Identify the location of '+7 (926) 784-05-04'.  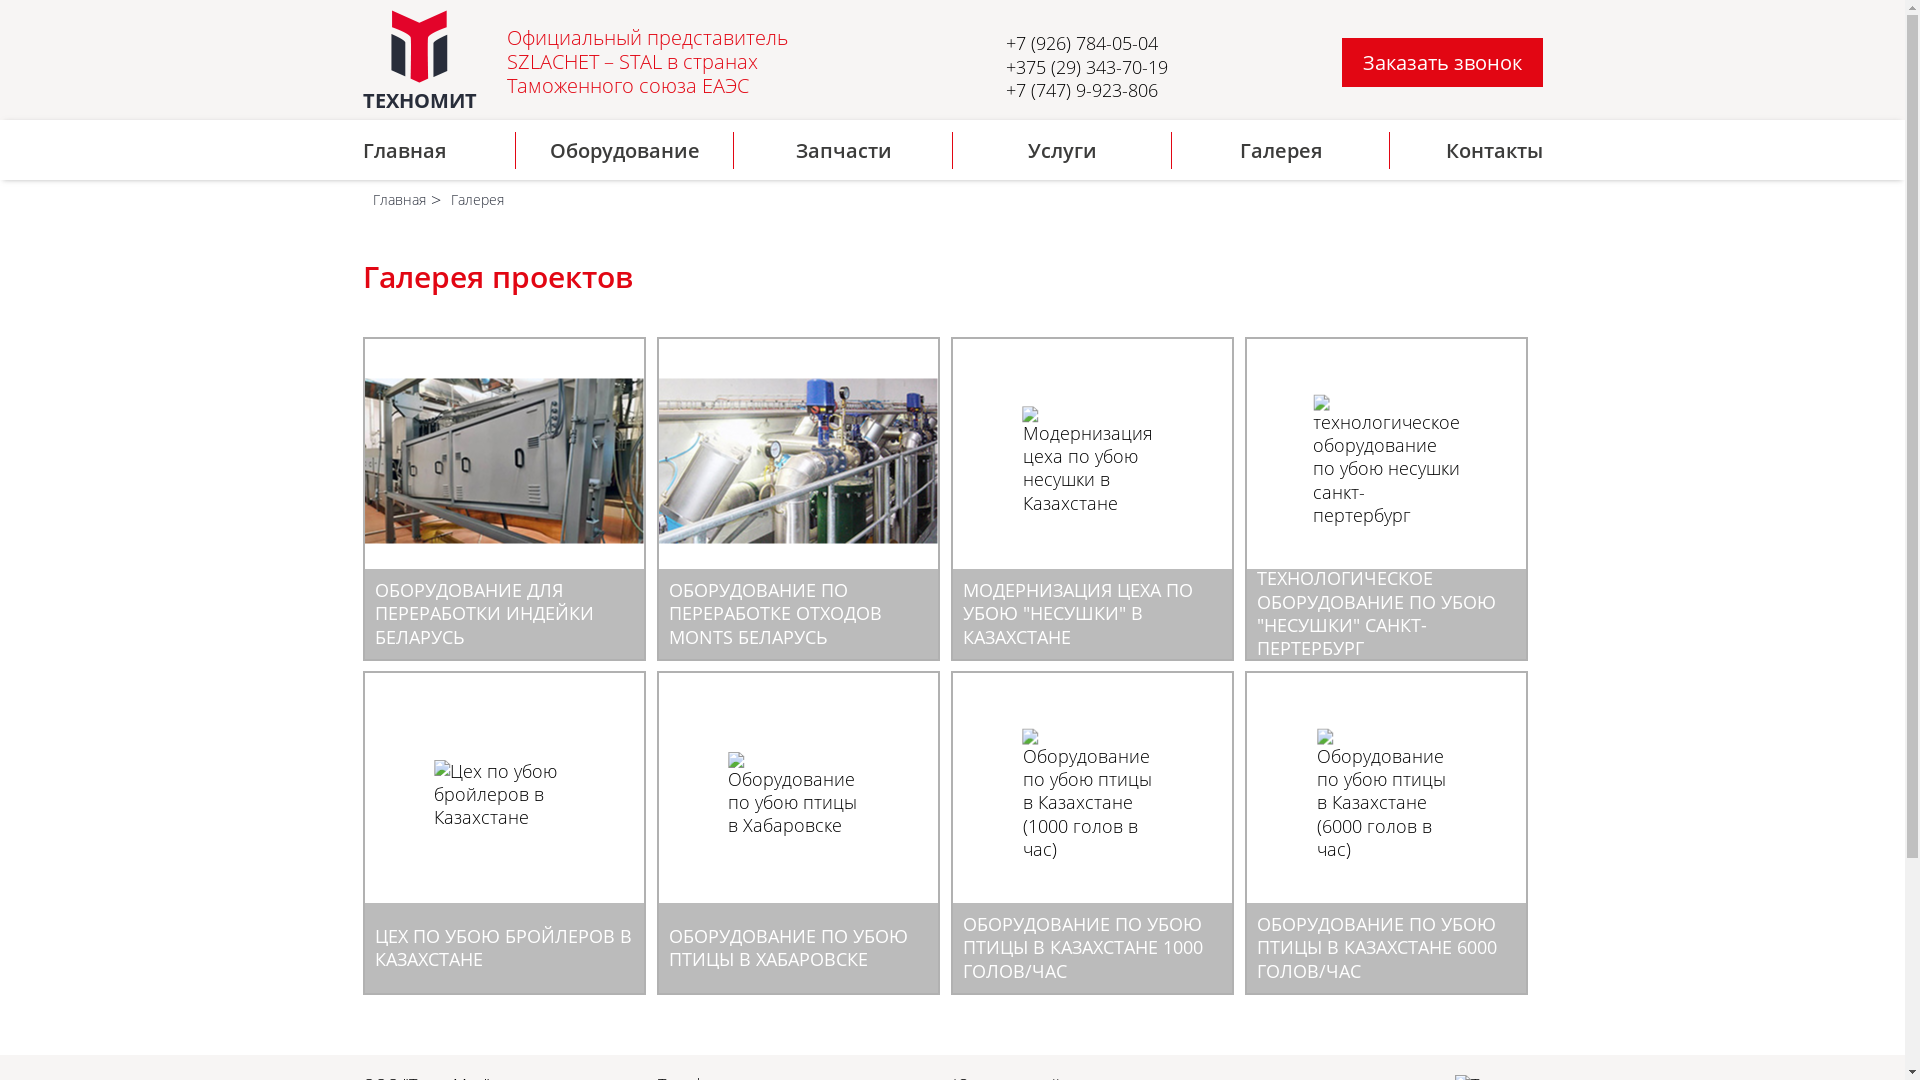
(1006, 42).